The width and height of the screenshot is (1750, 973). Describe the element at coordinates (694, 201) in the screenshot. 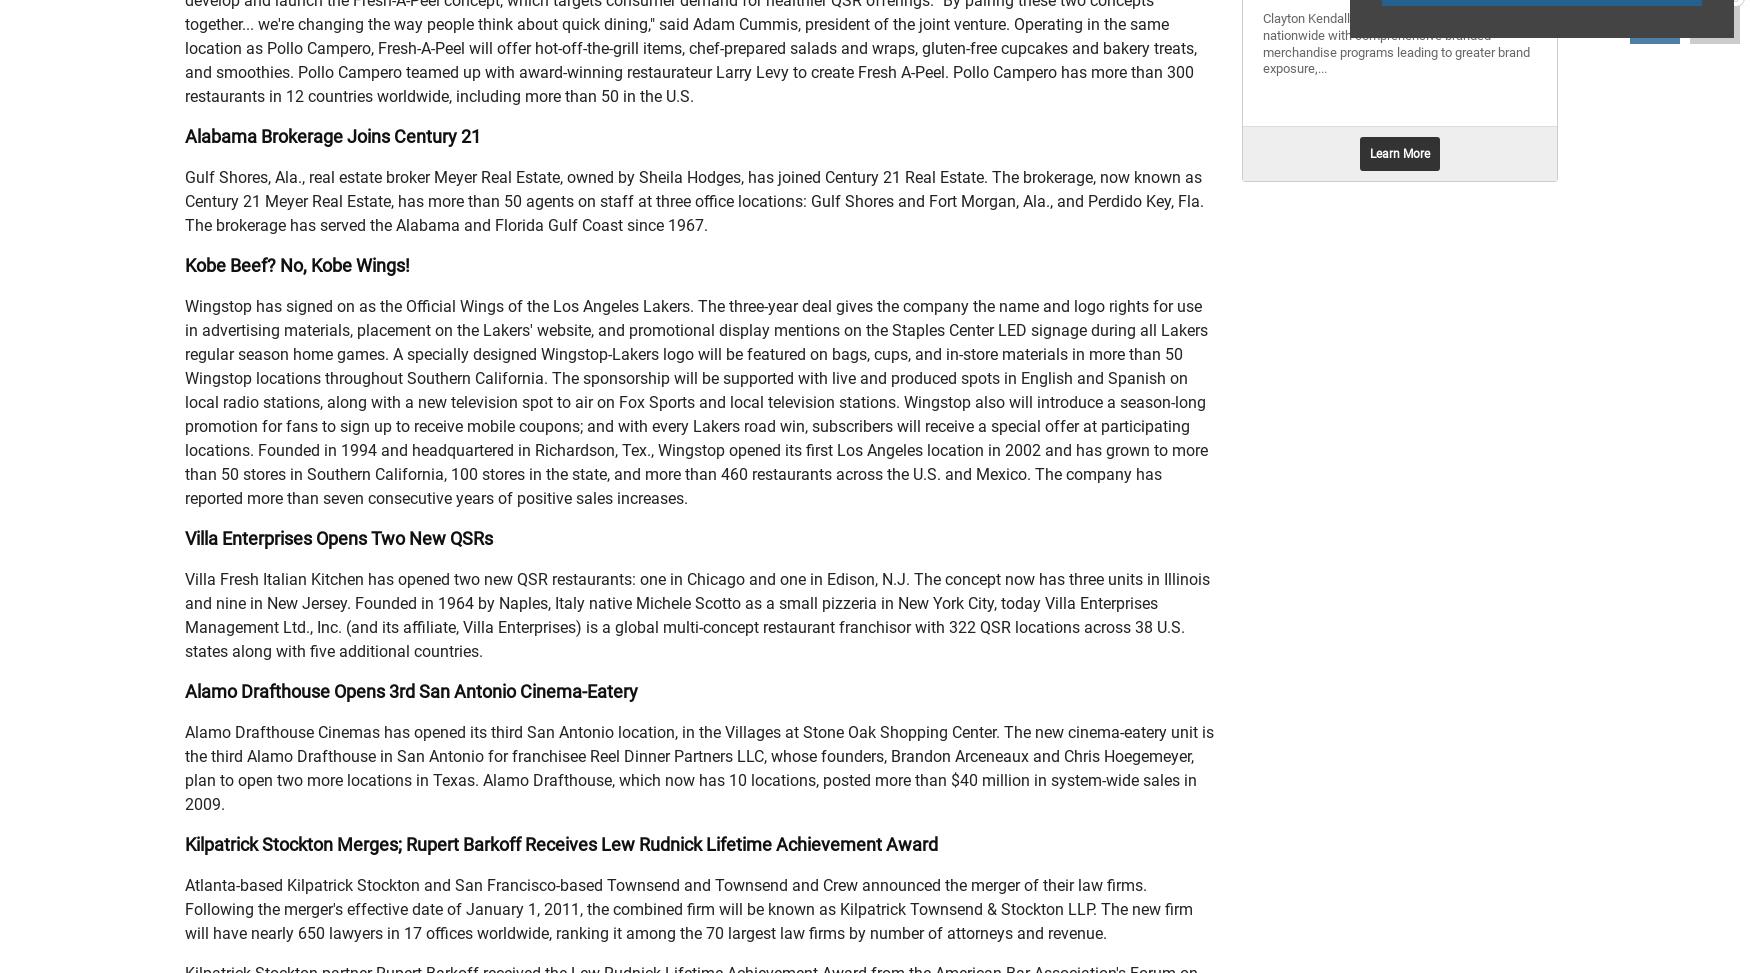

I see `'Gulf Shores, Ala., real estate broker Meyer Real Estate, owned by Sheila Hodges, has joined Century 21 Real Estate. The brokerage, now known as Century 21 Meyer Real Estate, has more than 50 agents on staff at three office locations: Gulf Shores and Fort Morgan, Ala., and Perdido Key, Fla. The brokerage has served the Alabama and Florida Gulf Coast since 1967.'` at that location.